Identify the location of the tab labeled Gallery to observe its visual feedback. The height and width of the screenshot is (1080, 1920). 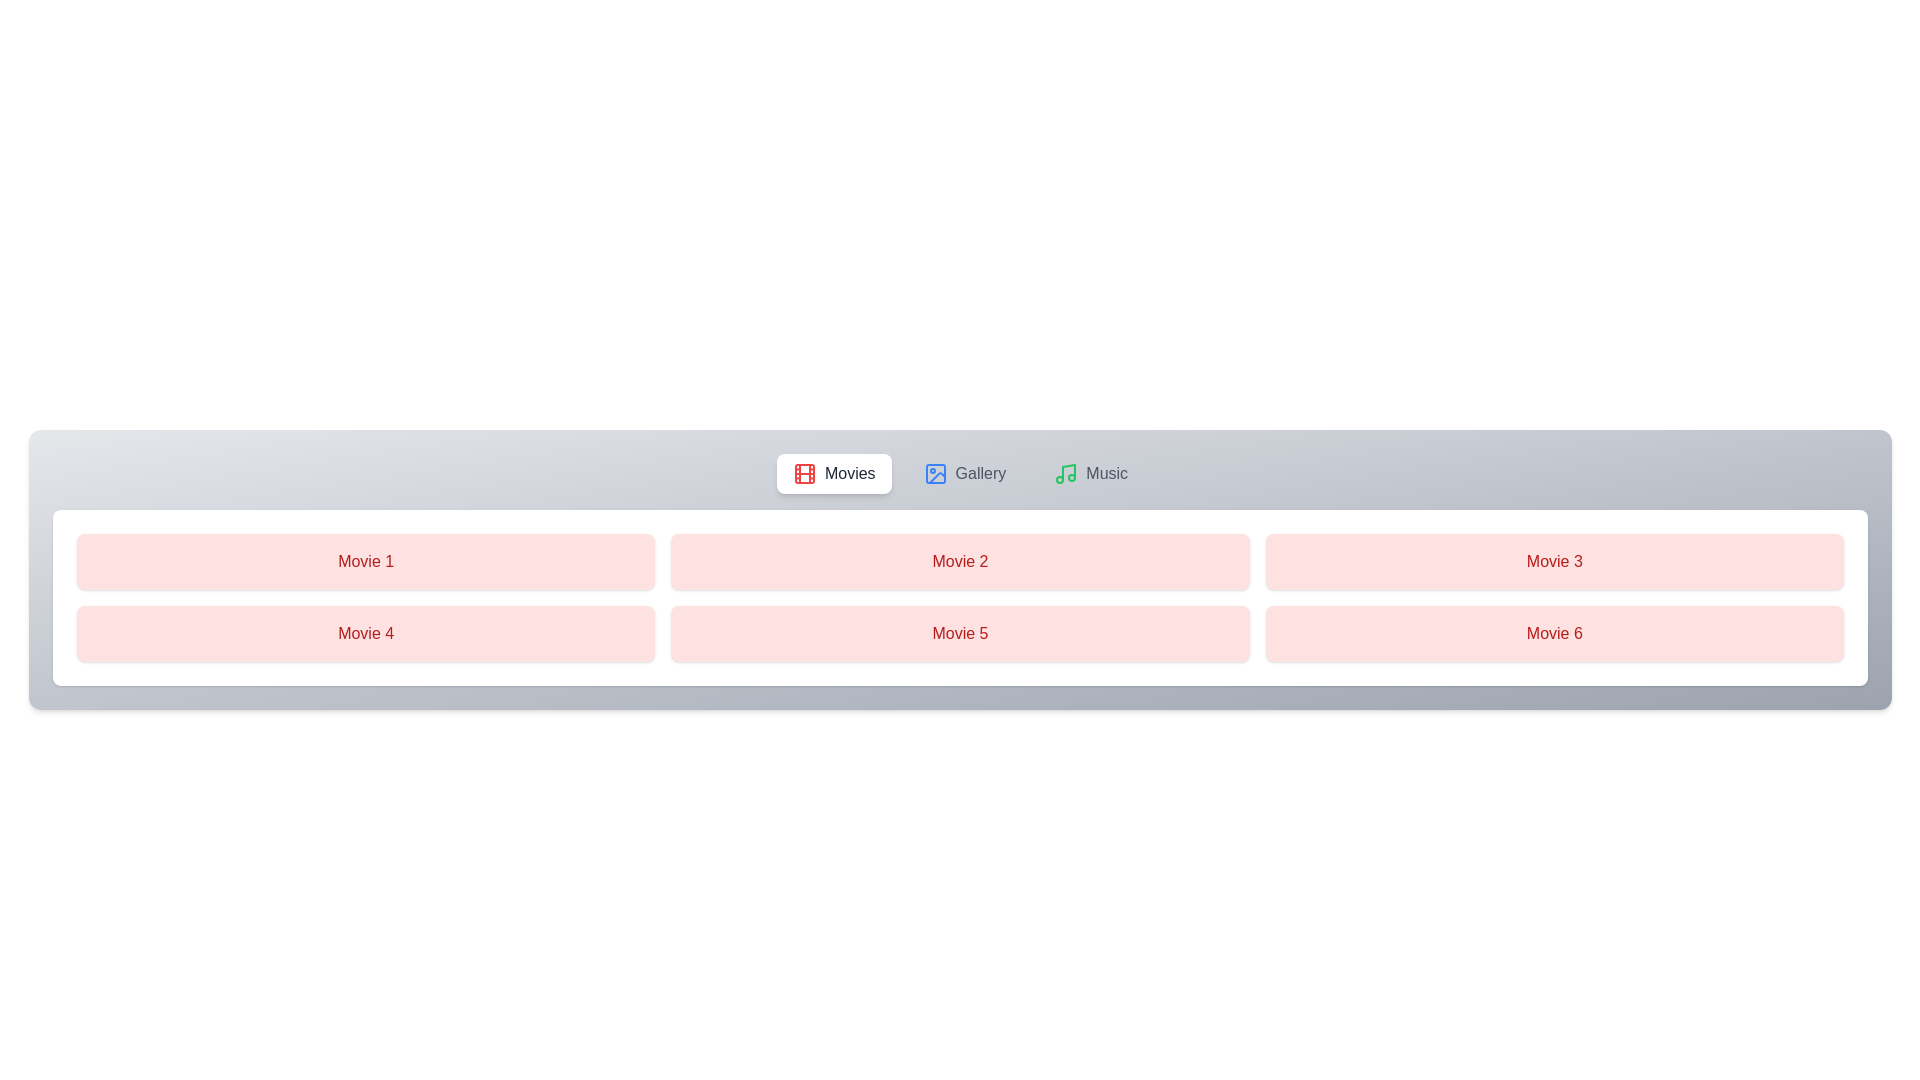
(964, 474).